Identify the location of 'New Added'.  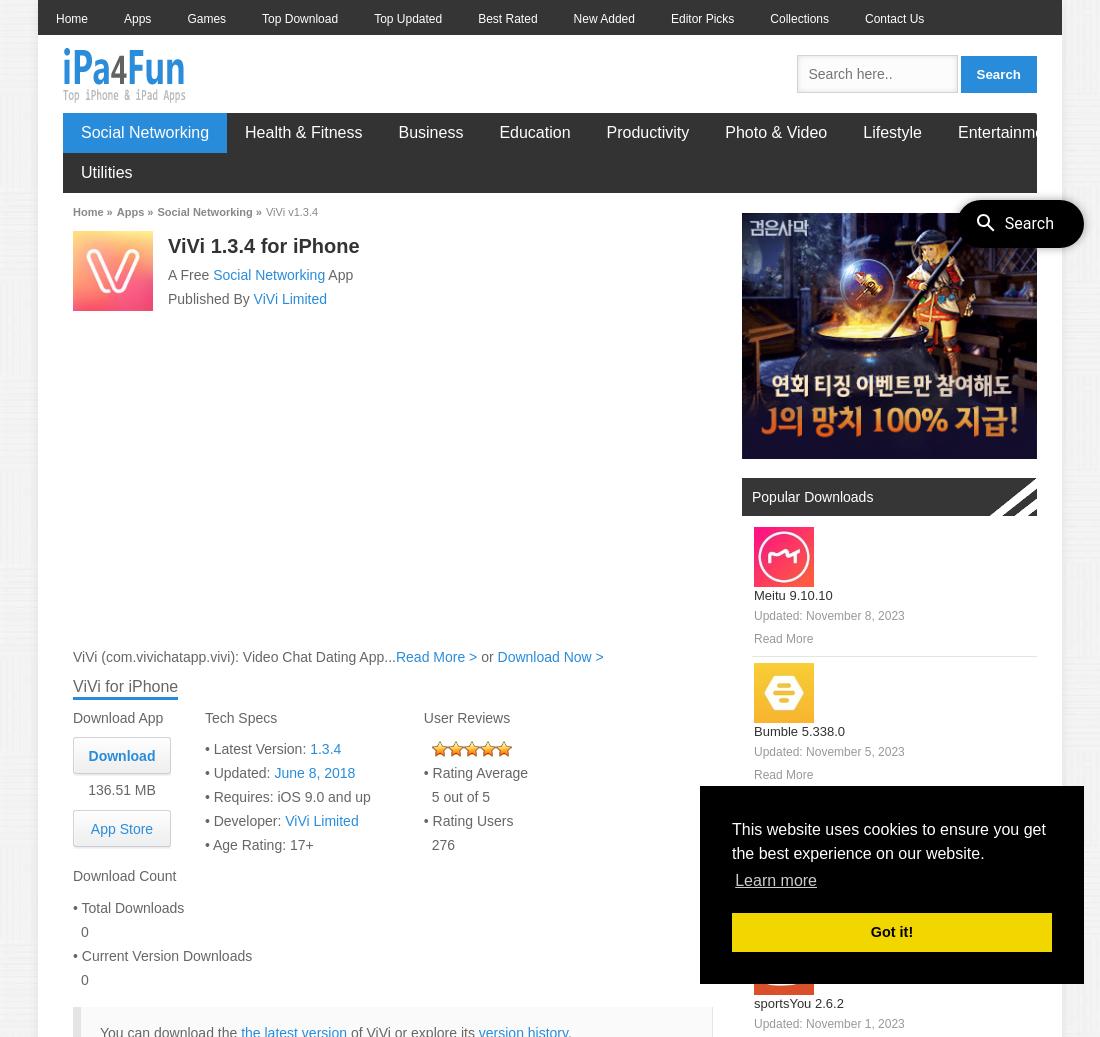
(602, 17).